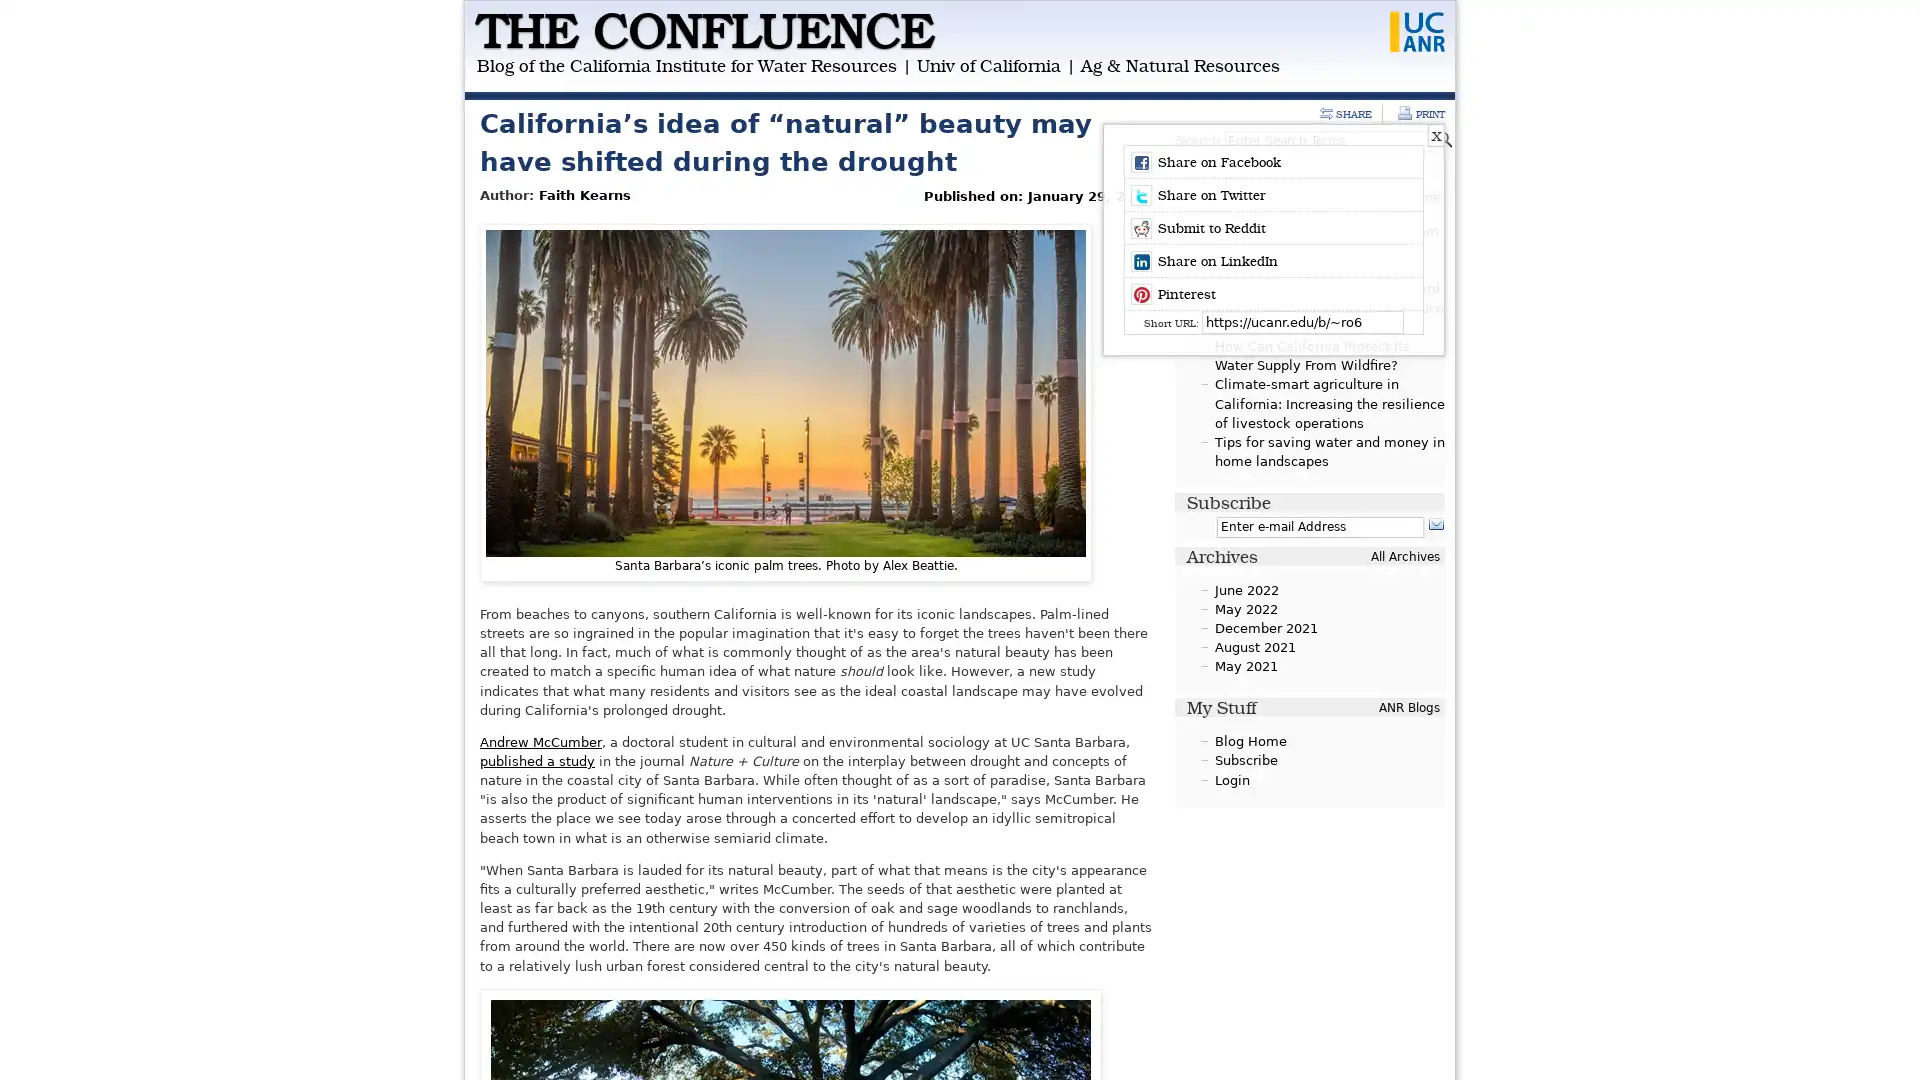 The image size is (1920, 1080). I want to click on Search, so click(1443, 138).